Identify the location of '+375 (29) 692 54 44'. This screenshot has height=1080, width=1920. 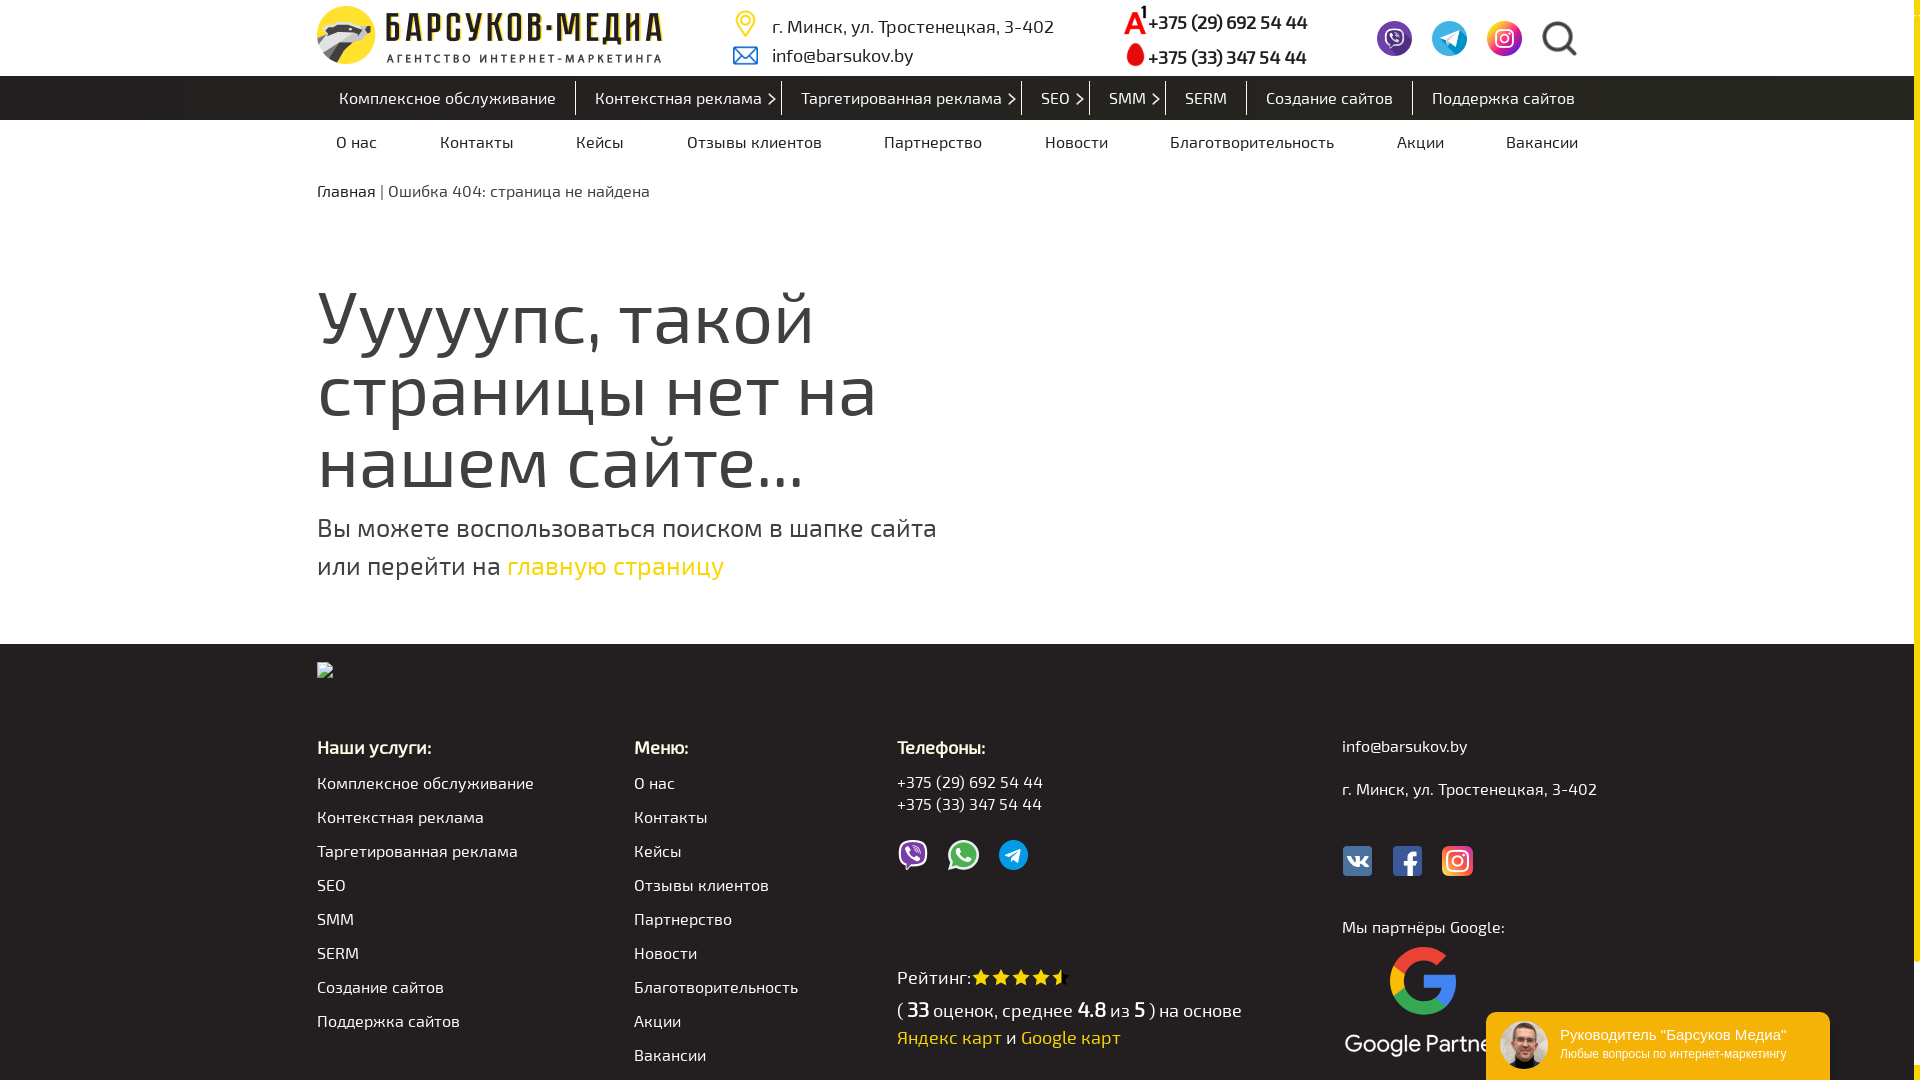
(1068, 780).